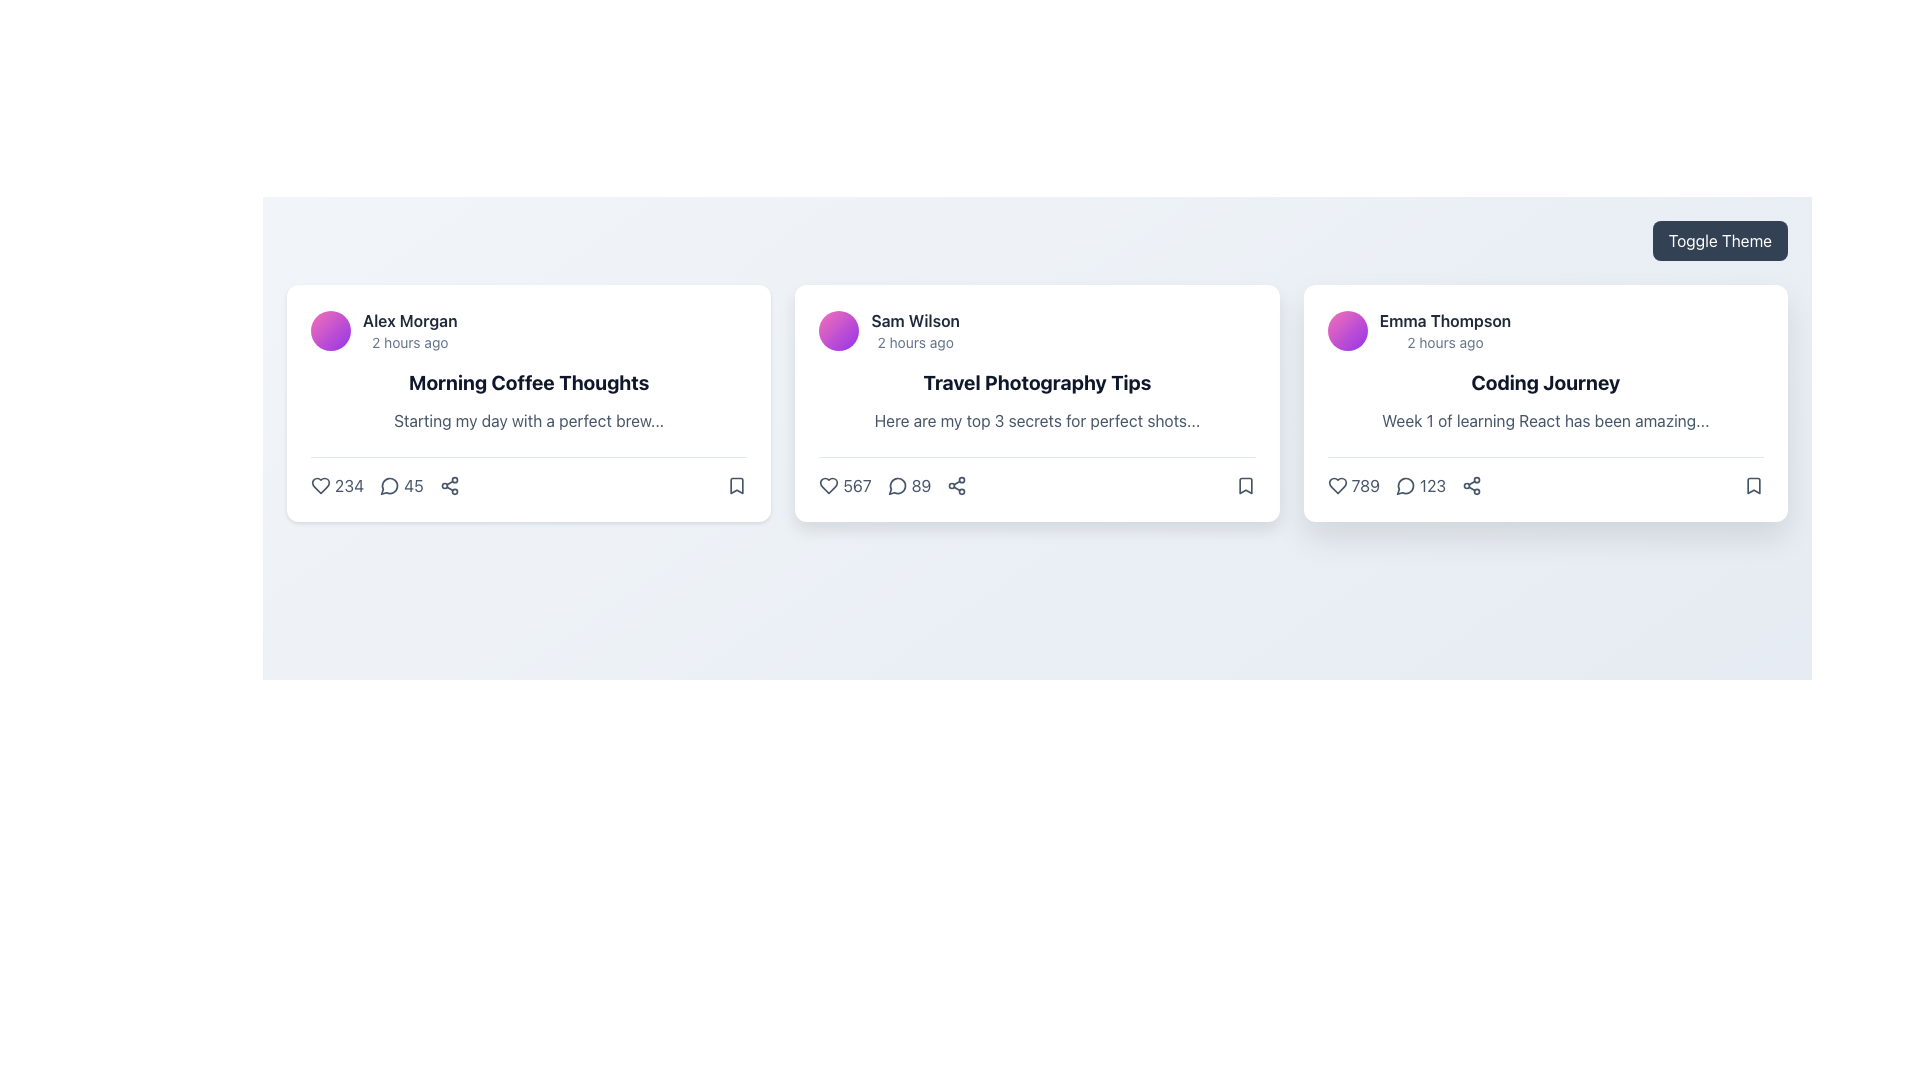 This screenshot has width=1920, height=1080. Describe the element at coordinates (1244, 486) in the screenshot. I see `the Bookmark Icon located at the bottom-right corner of the post card by 'Sam Wilson'` at that location.